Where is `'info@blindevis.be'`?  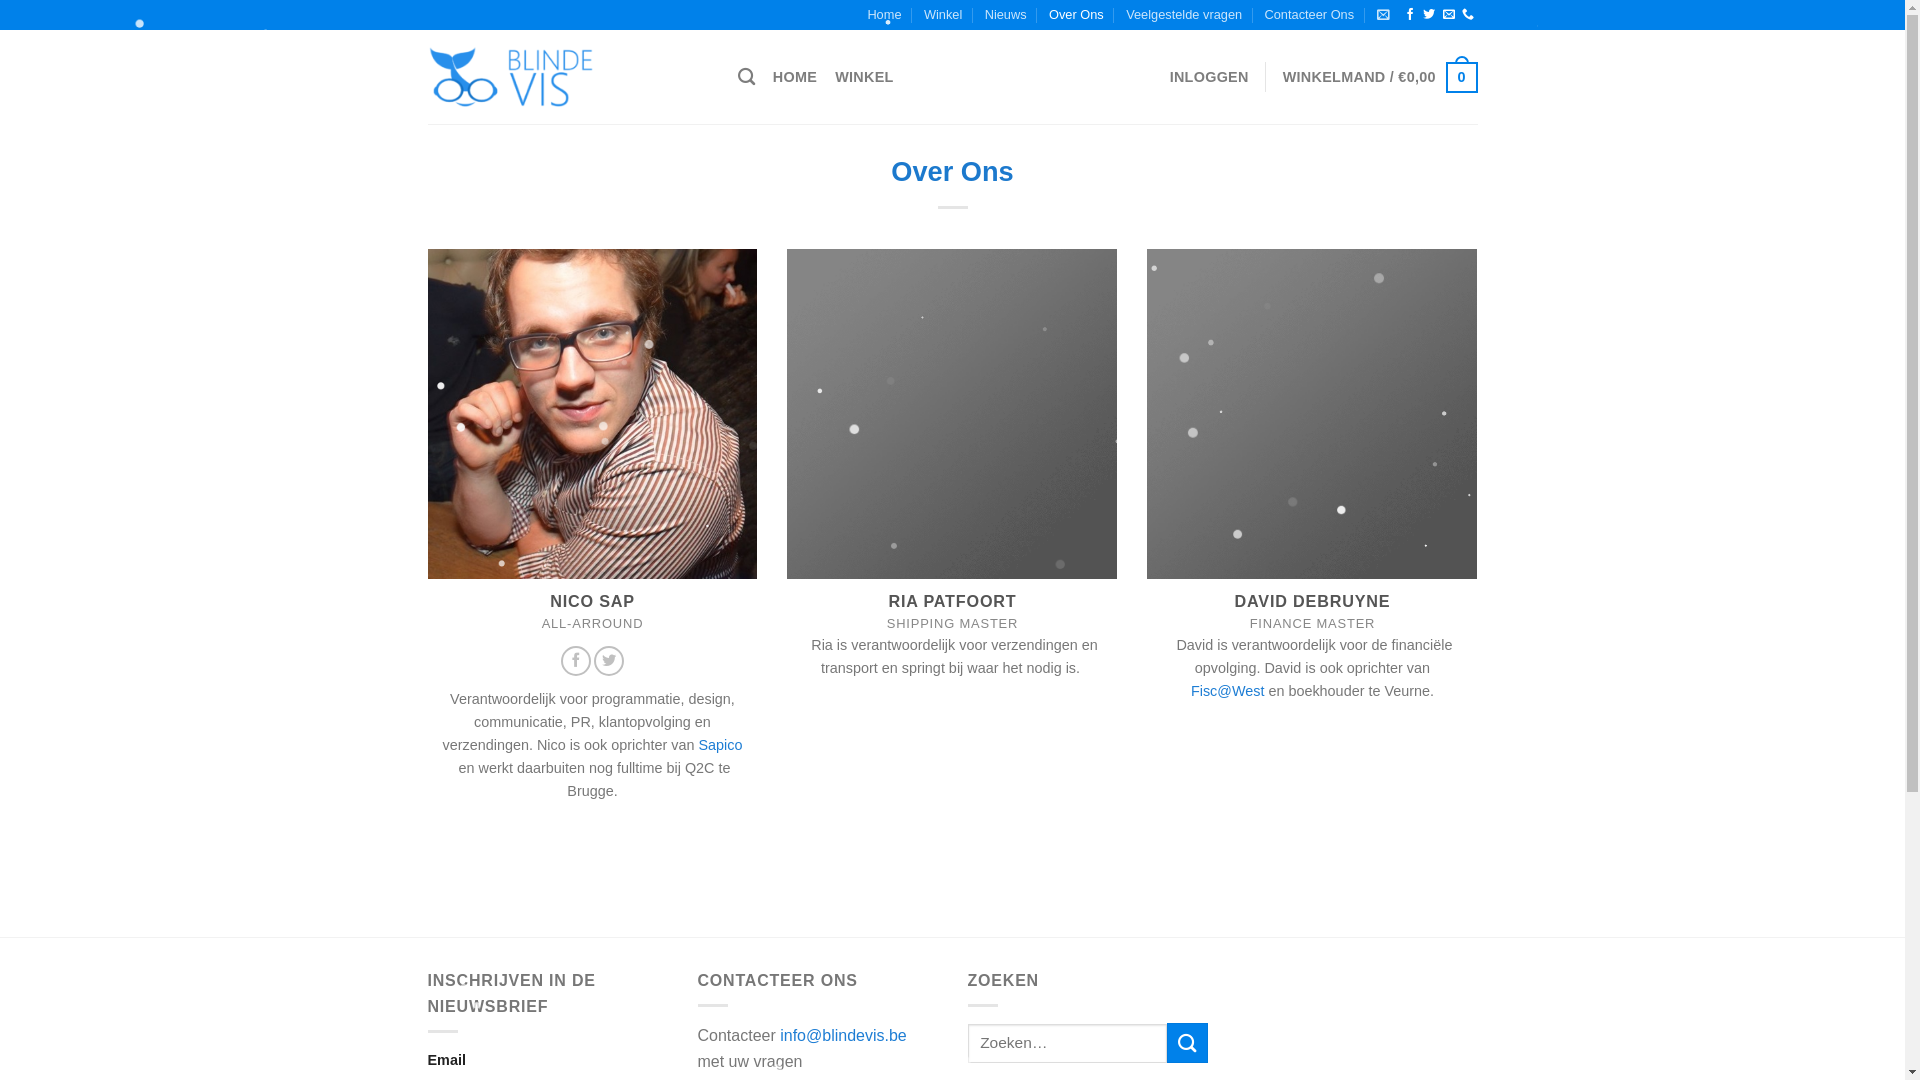
'info@blindevis.be' is located at coordinates (778, 1035).